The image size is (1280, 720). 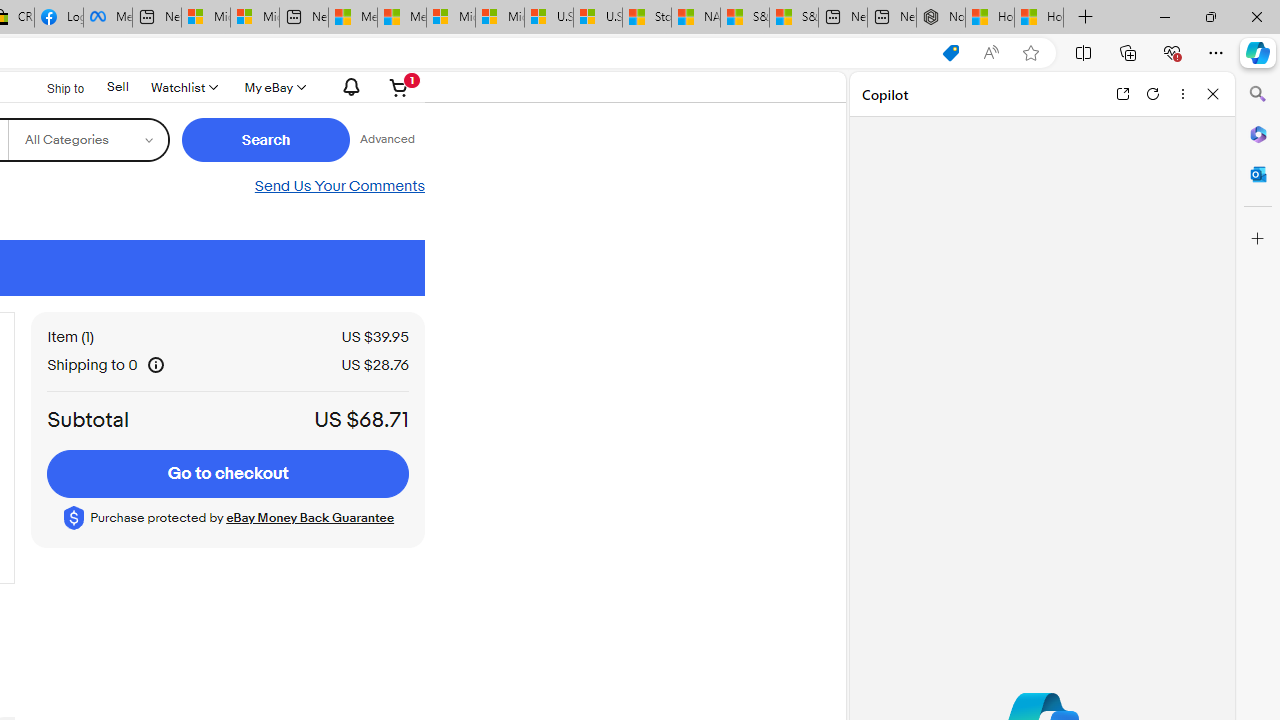 I want to click on 'Sell', so click(x=116, y=85).